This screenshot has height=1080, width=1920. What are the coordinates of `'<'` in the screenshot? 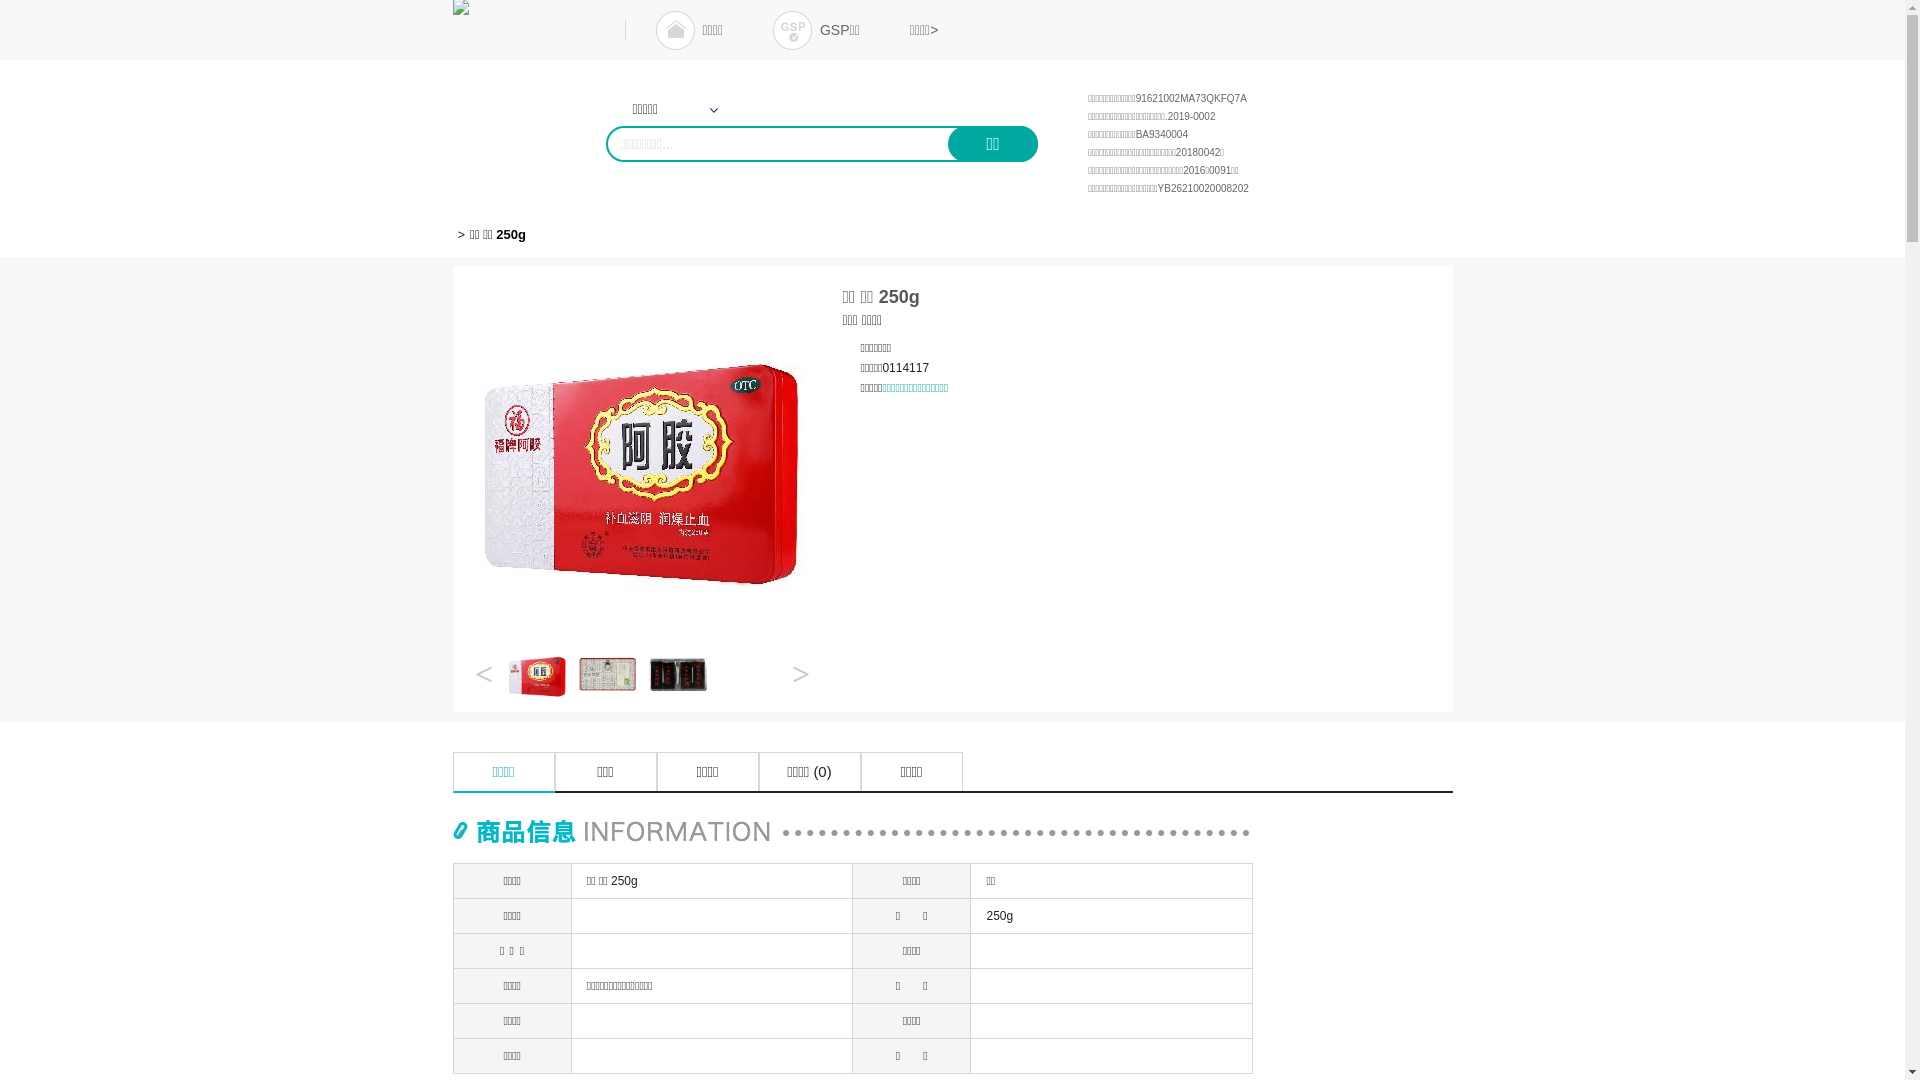 It's located at (466, 674).